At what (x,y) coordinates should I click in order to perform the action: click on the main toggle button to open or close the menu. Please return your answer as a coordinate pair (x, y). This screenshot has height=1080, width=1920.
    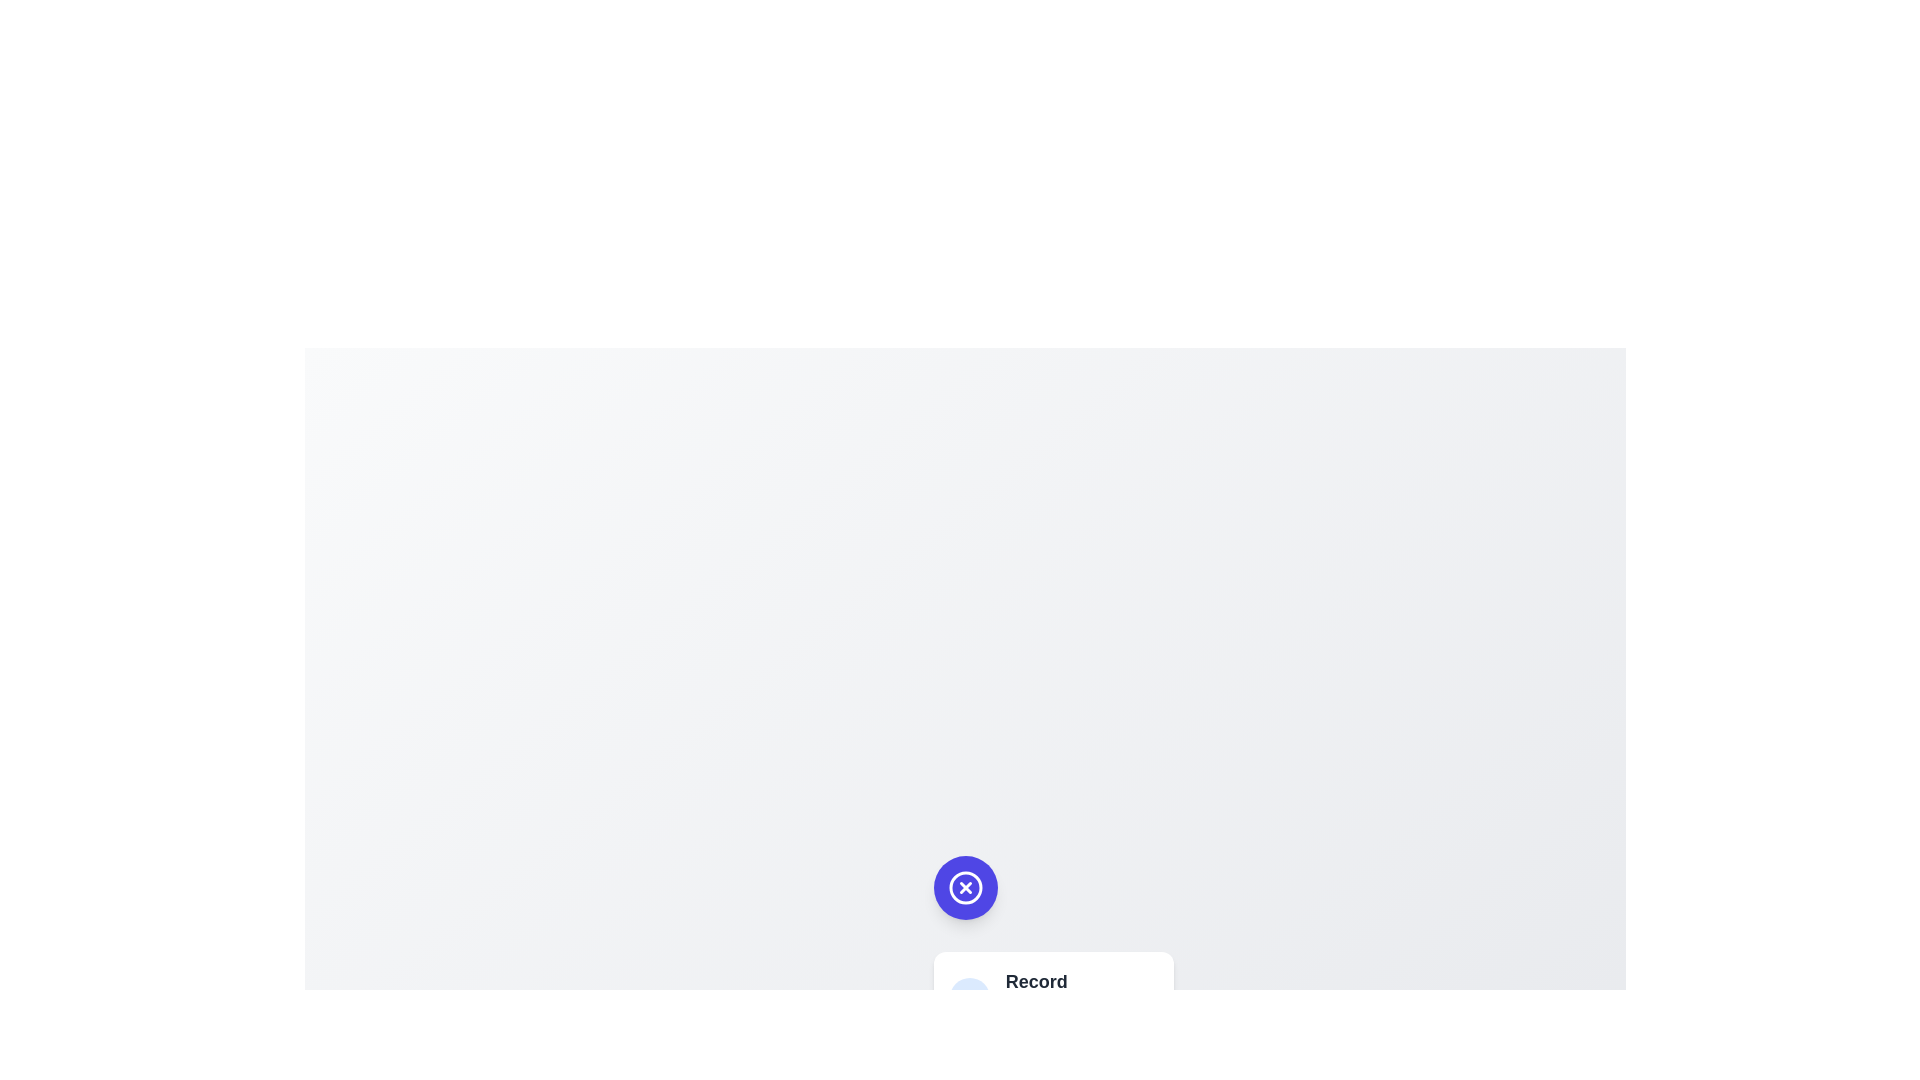
    Looking at the image, I should click on (965, 886).